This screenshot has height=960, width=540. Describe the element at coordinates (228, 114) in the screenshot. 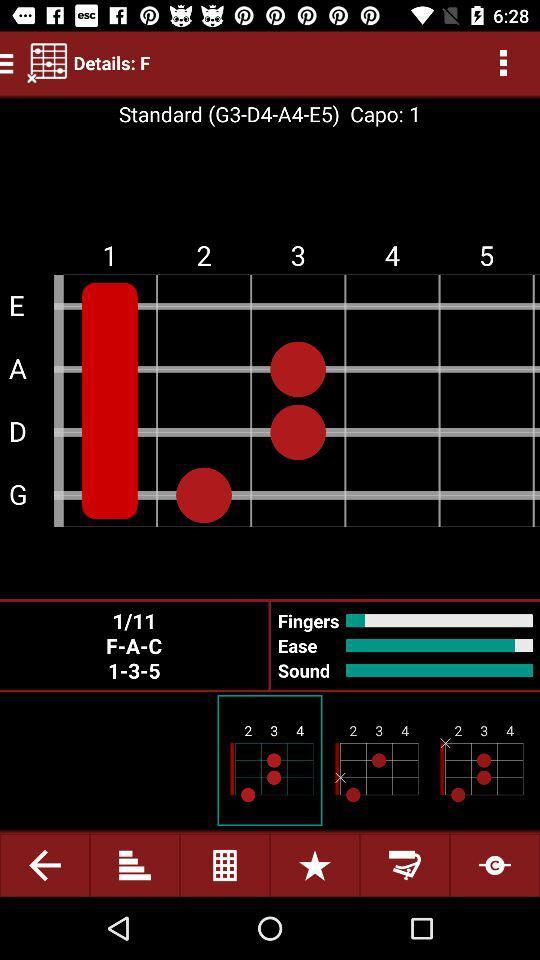

I see `the item next to   capo: 1 icon` at that location.